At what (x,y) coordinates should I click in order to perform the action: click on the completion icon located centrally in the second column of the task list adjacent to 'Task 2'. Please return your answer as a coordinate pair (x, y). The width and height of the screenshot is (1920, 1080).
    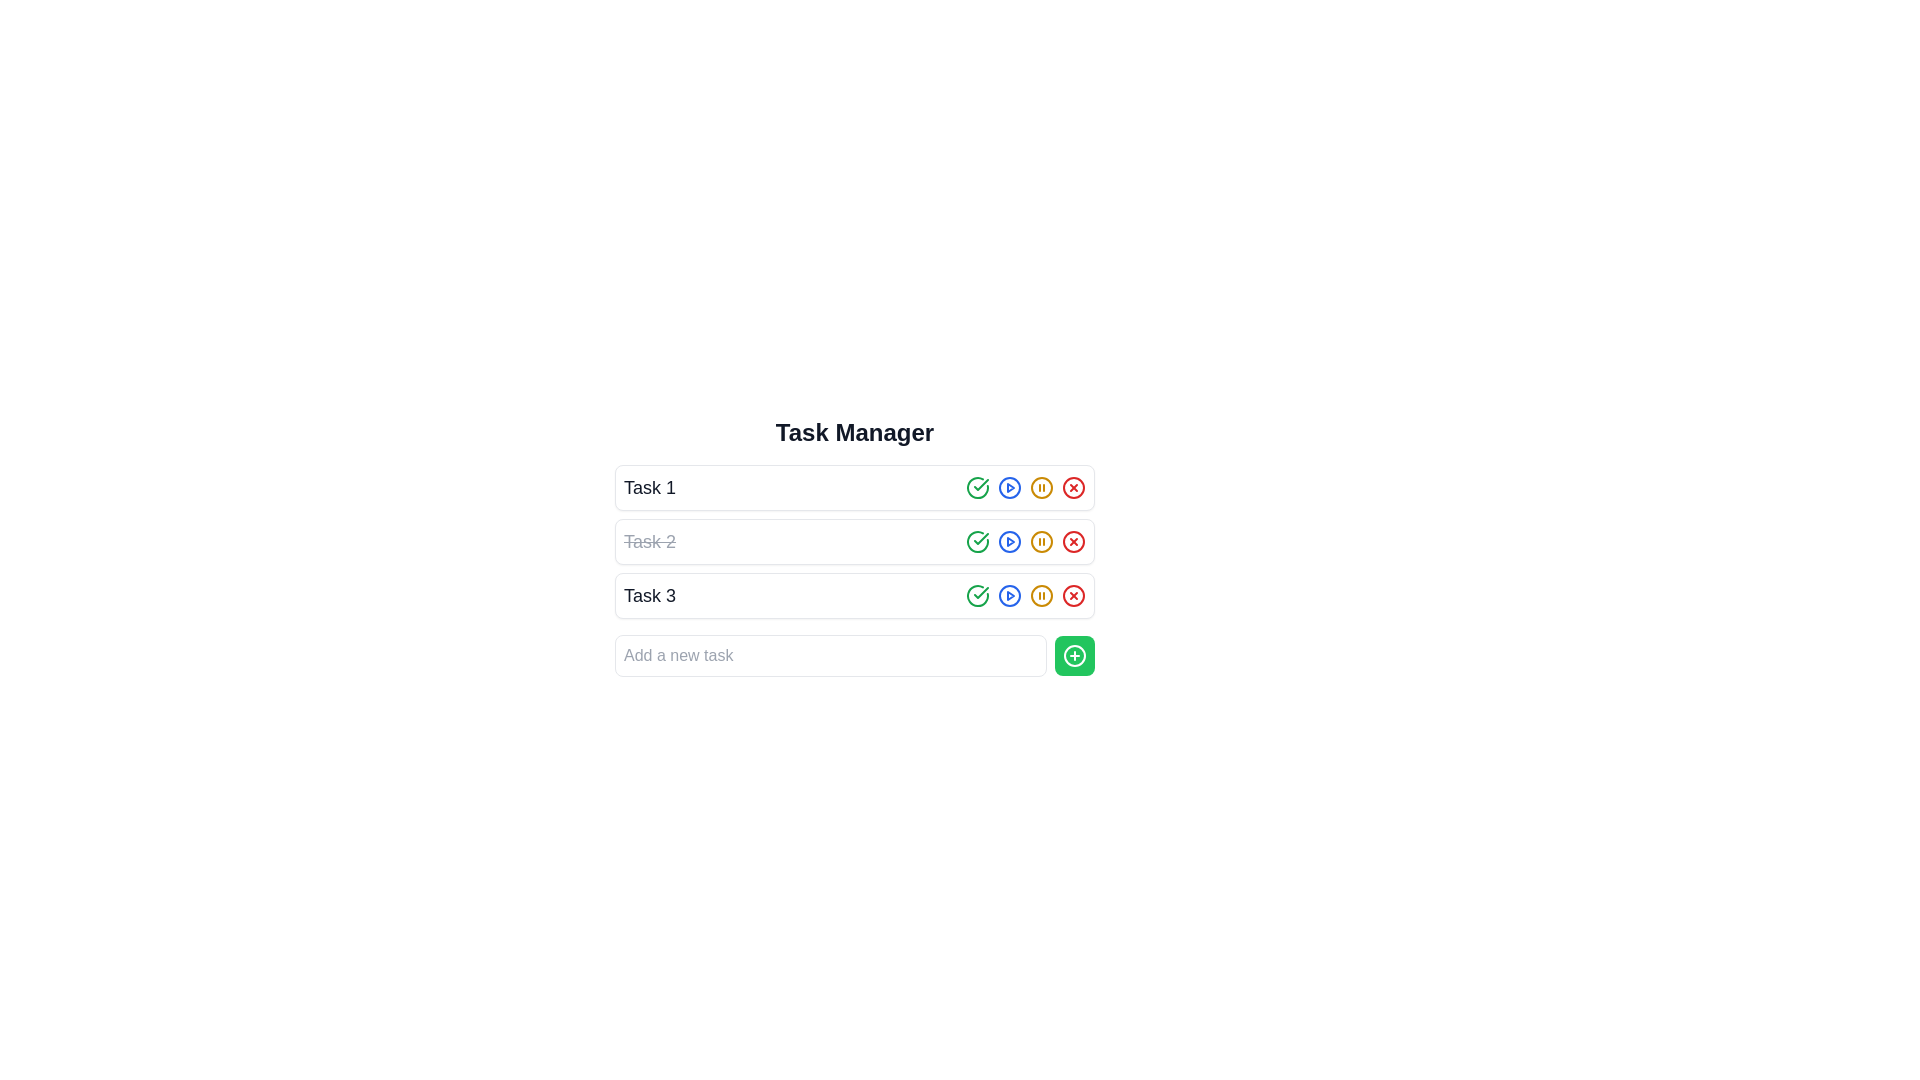
    Looking at the image, I should click on (978, 488).